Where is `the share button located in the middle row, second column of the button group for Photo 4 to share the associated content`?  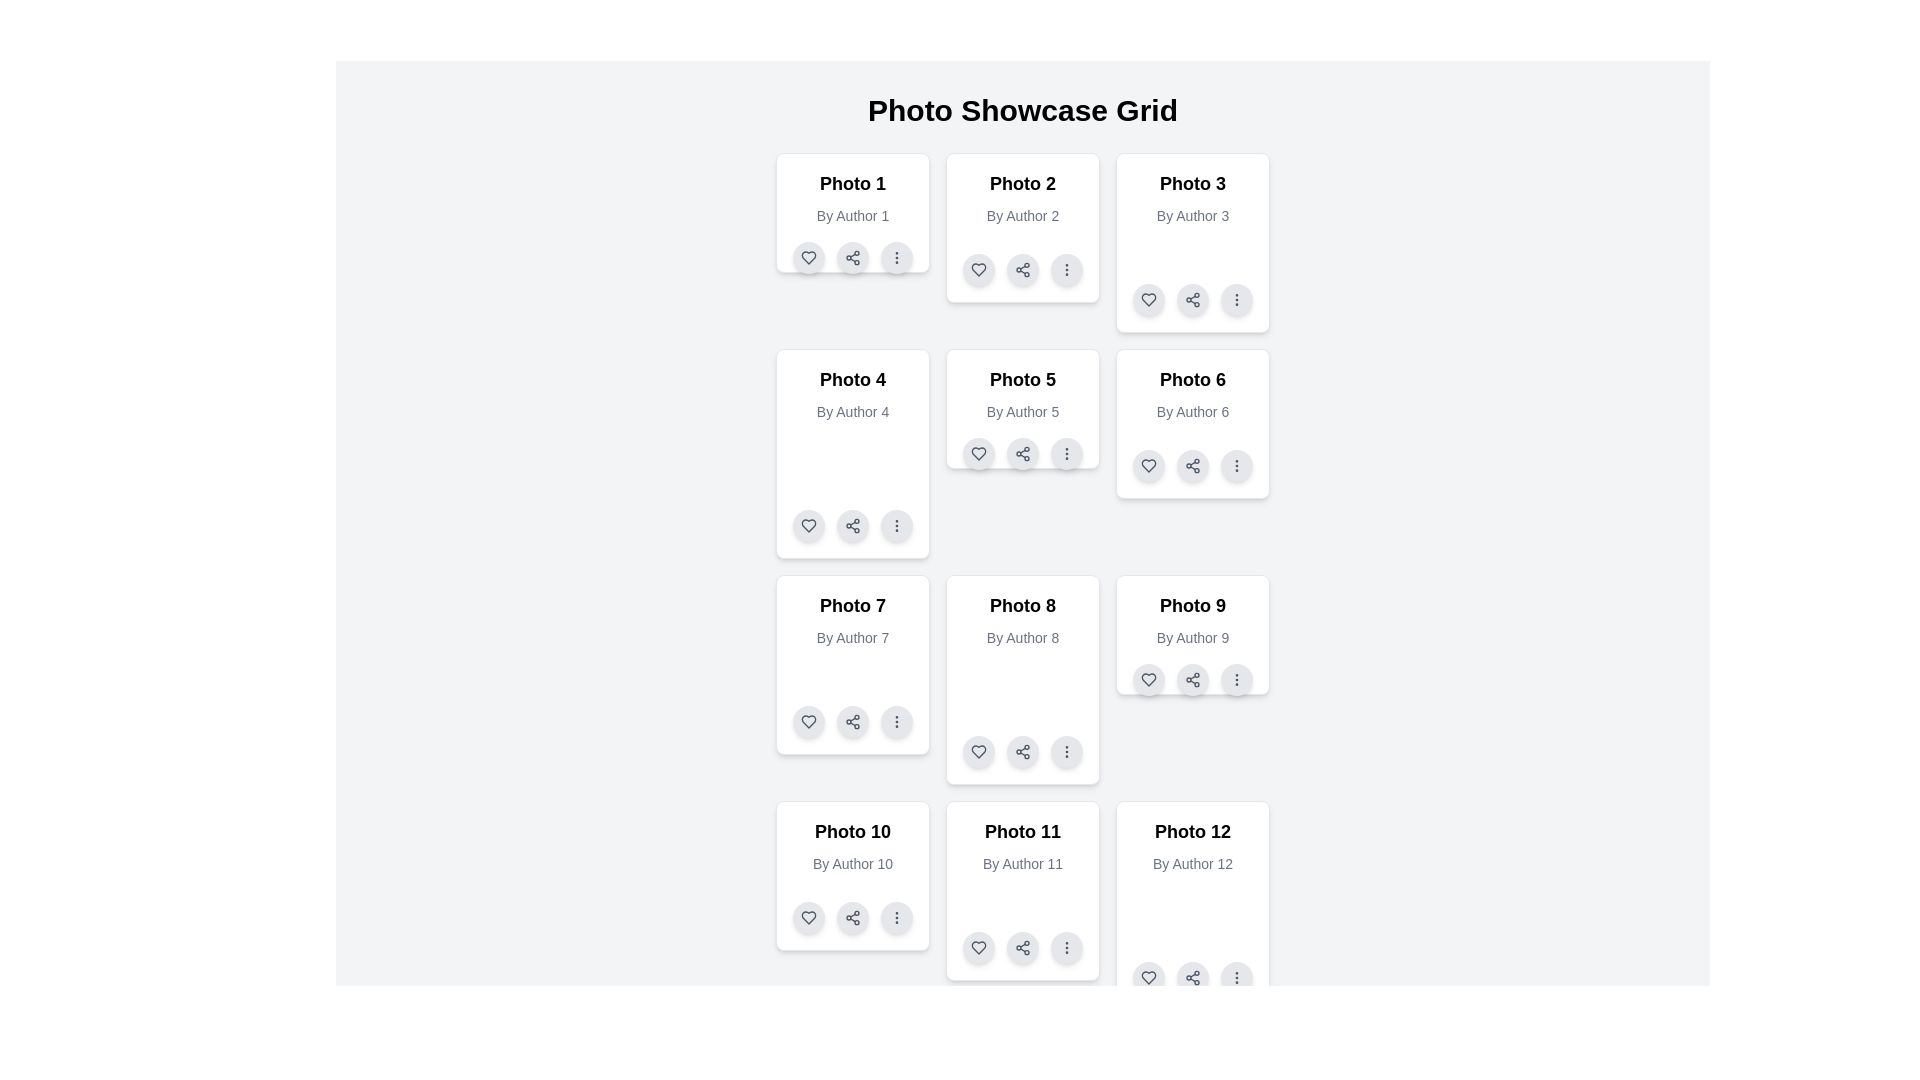
the share button located in the middle row, second column of the button group for Photo 4 to share the associated content is located at coordinates (853, 524).